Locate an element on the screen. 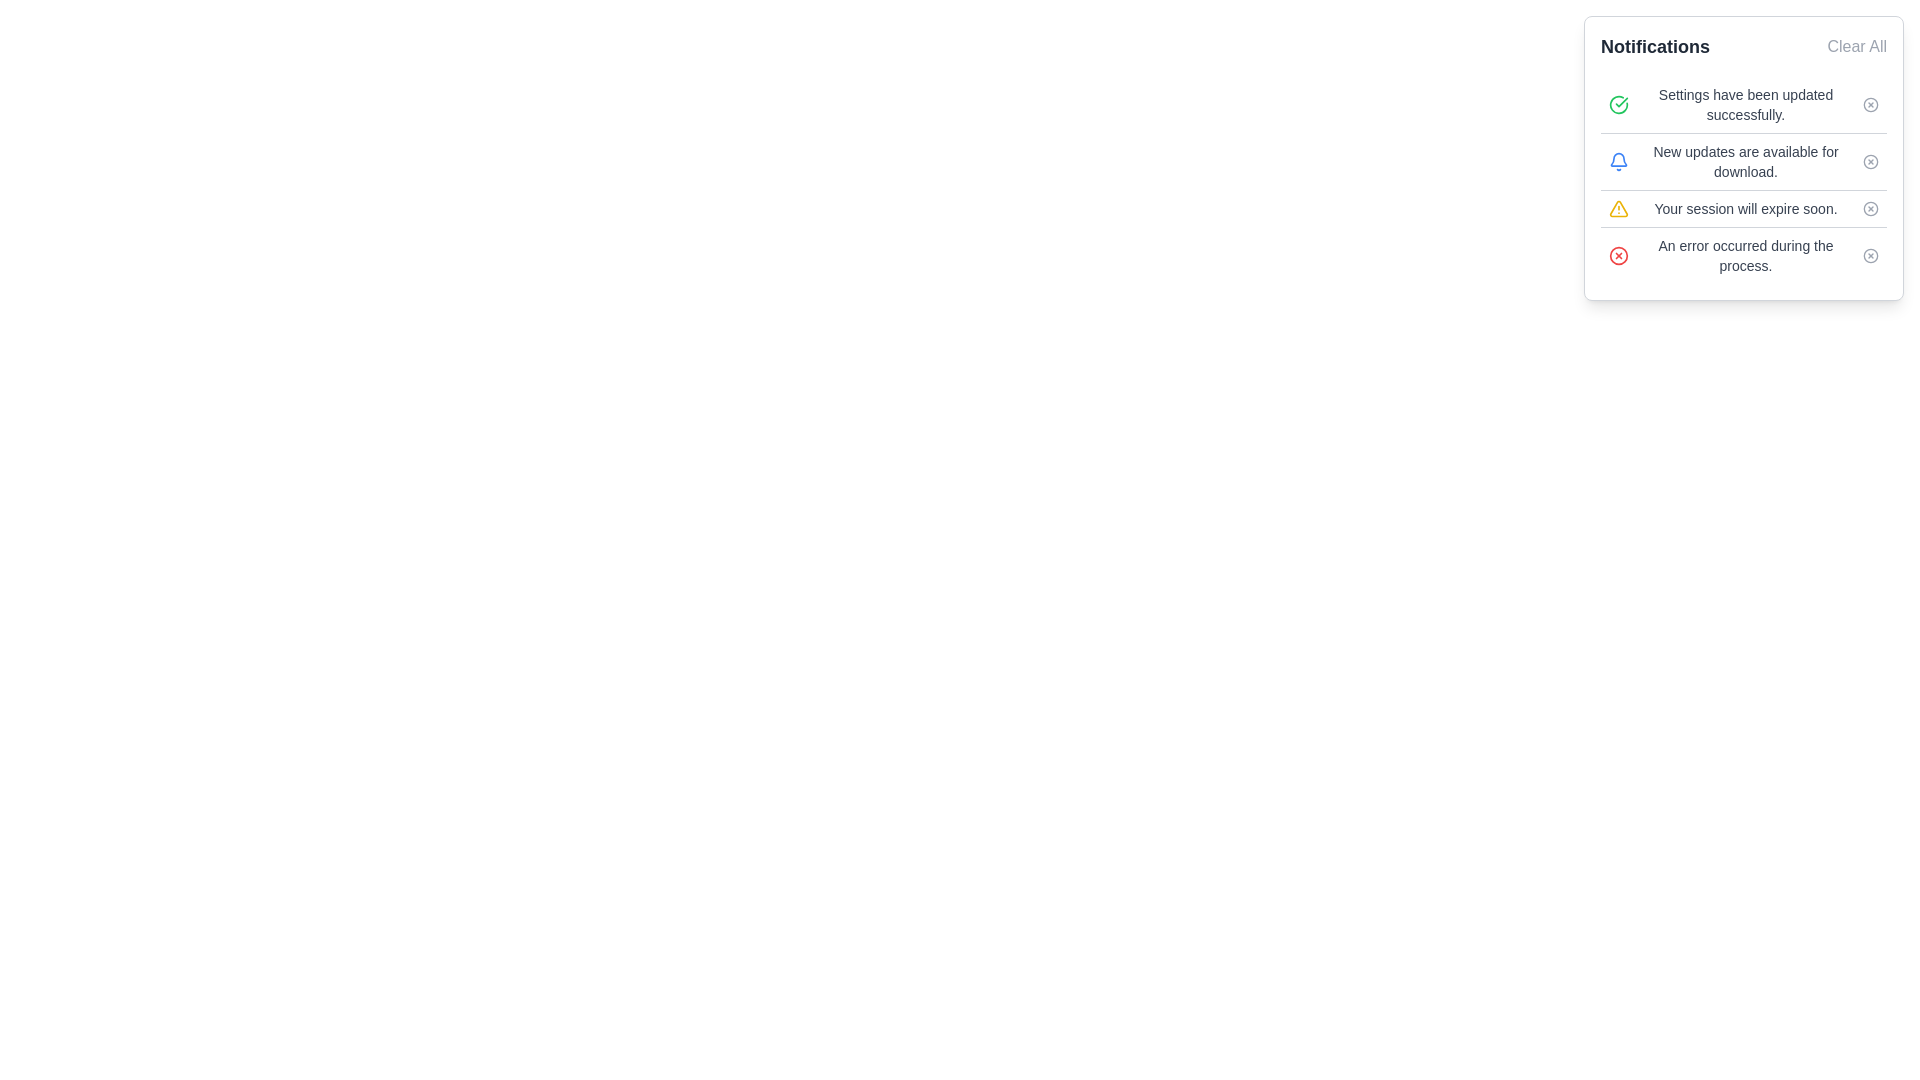 The height and width of the screenshot is (1080, 1920). the dismiss button located at the far right side of the notification message, aligned with the text 'Your session will expire soon.' is located at coordinates (1870, 208).